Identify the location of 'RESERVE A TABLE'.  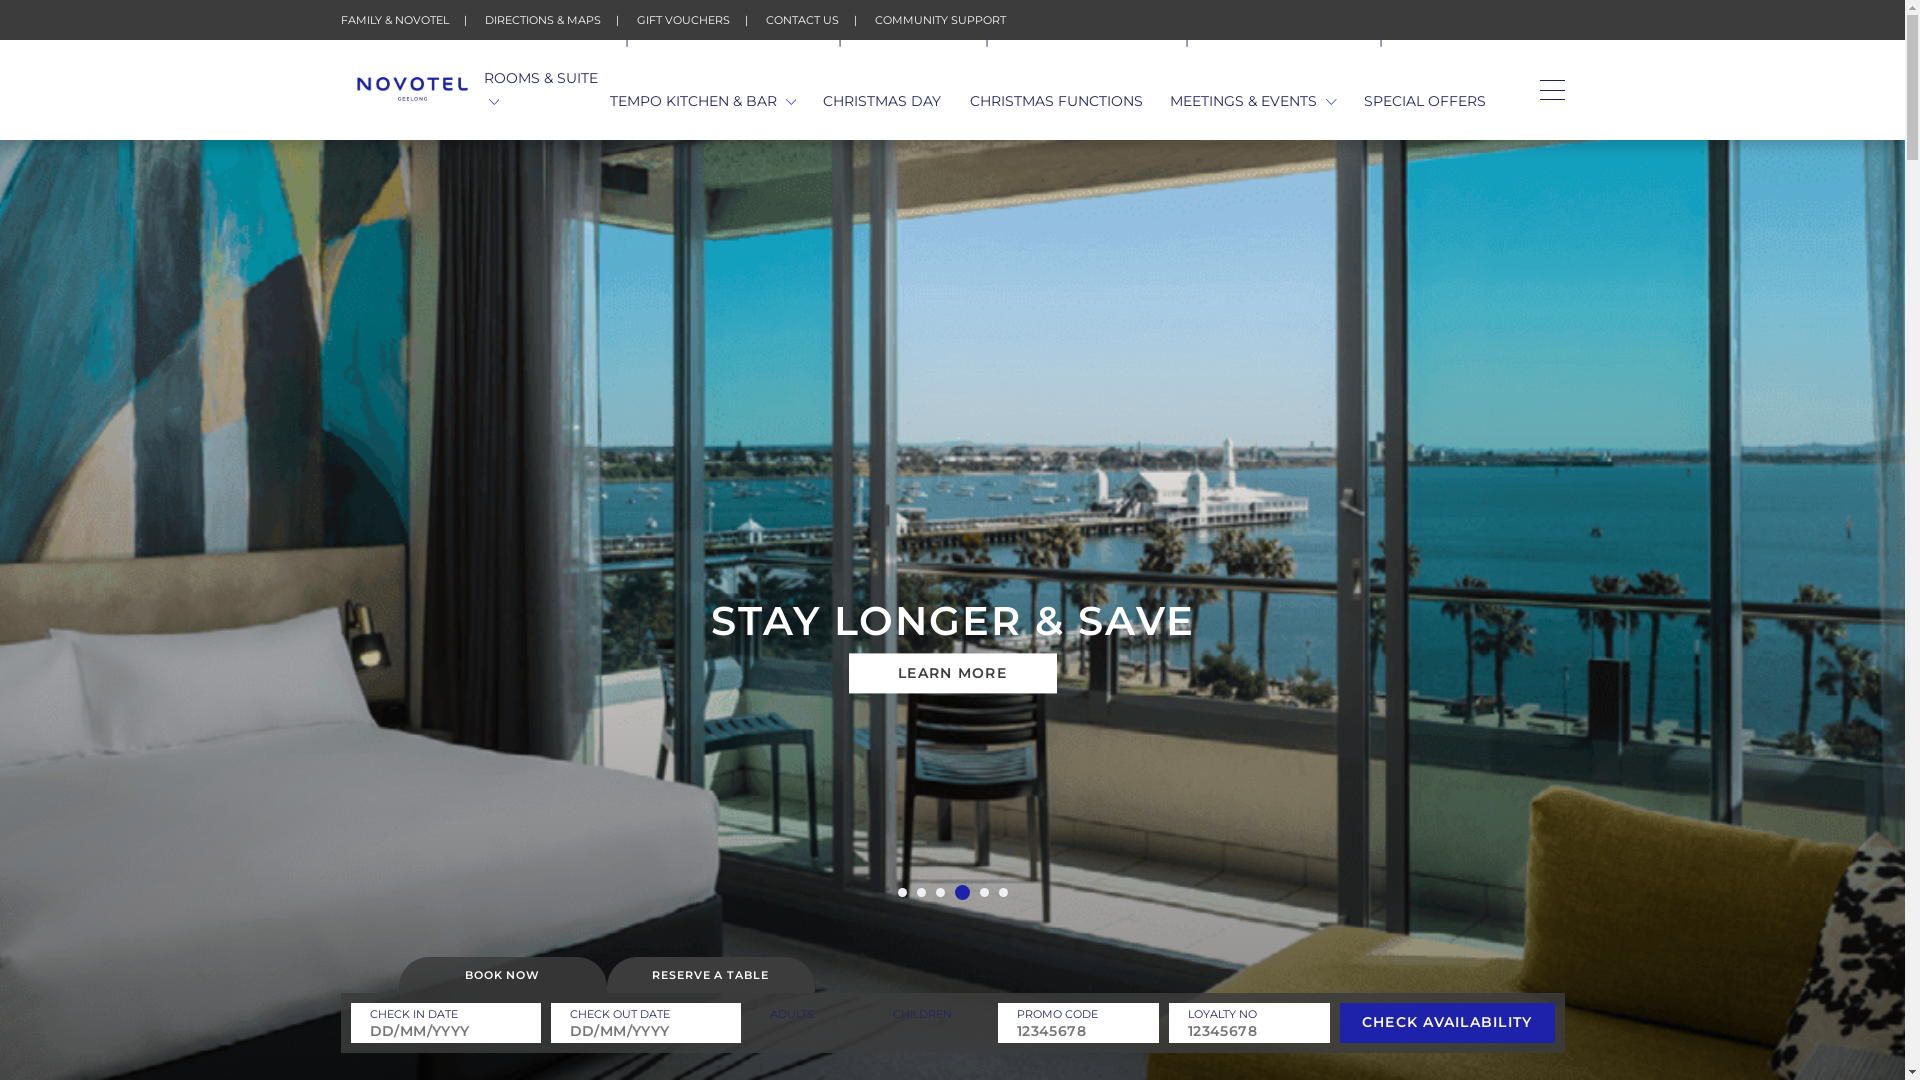
(710, 974).